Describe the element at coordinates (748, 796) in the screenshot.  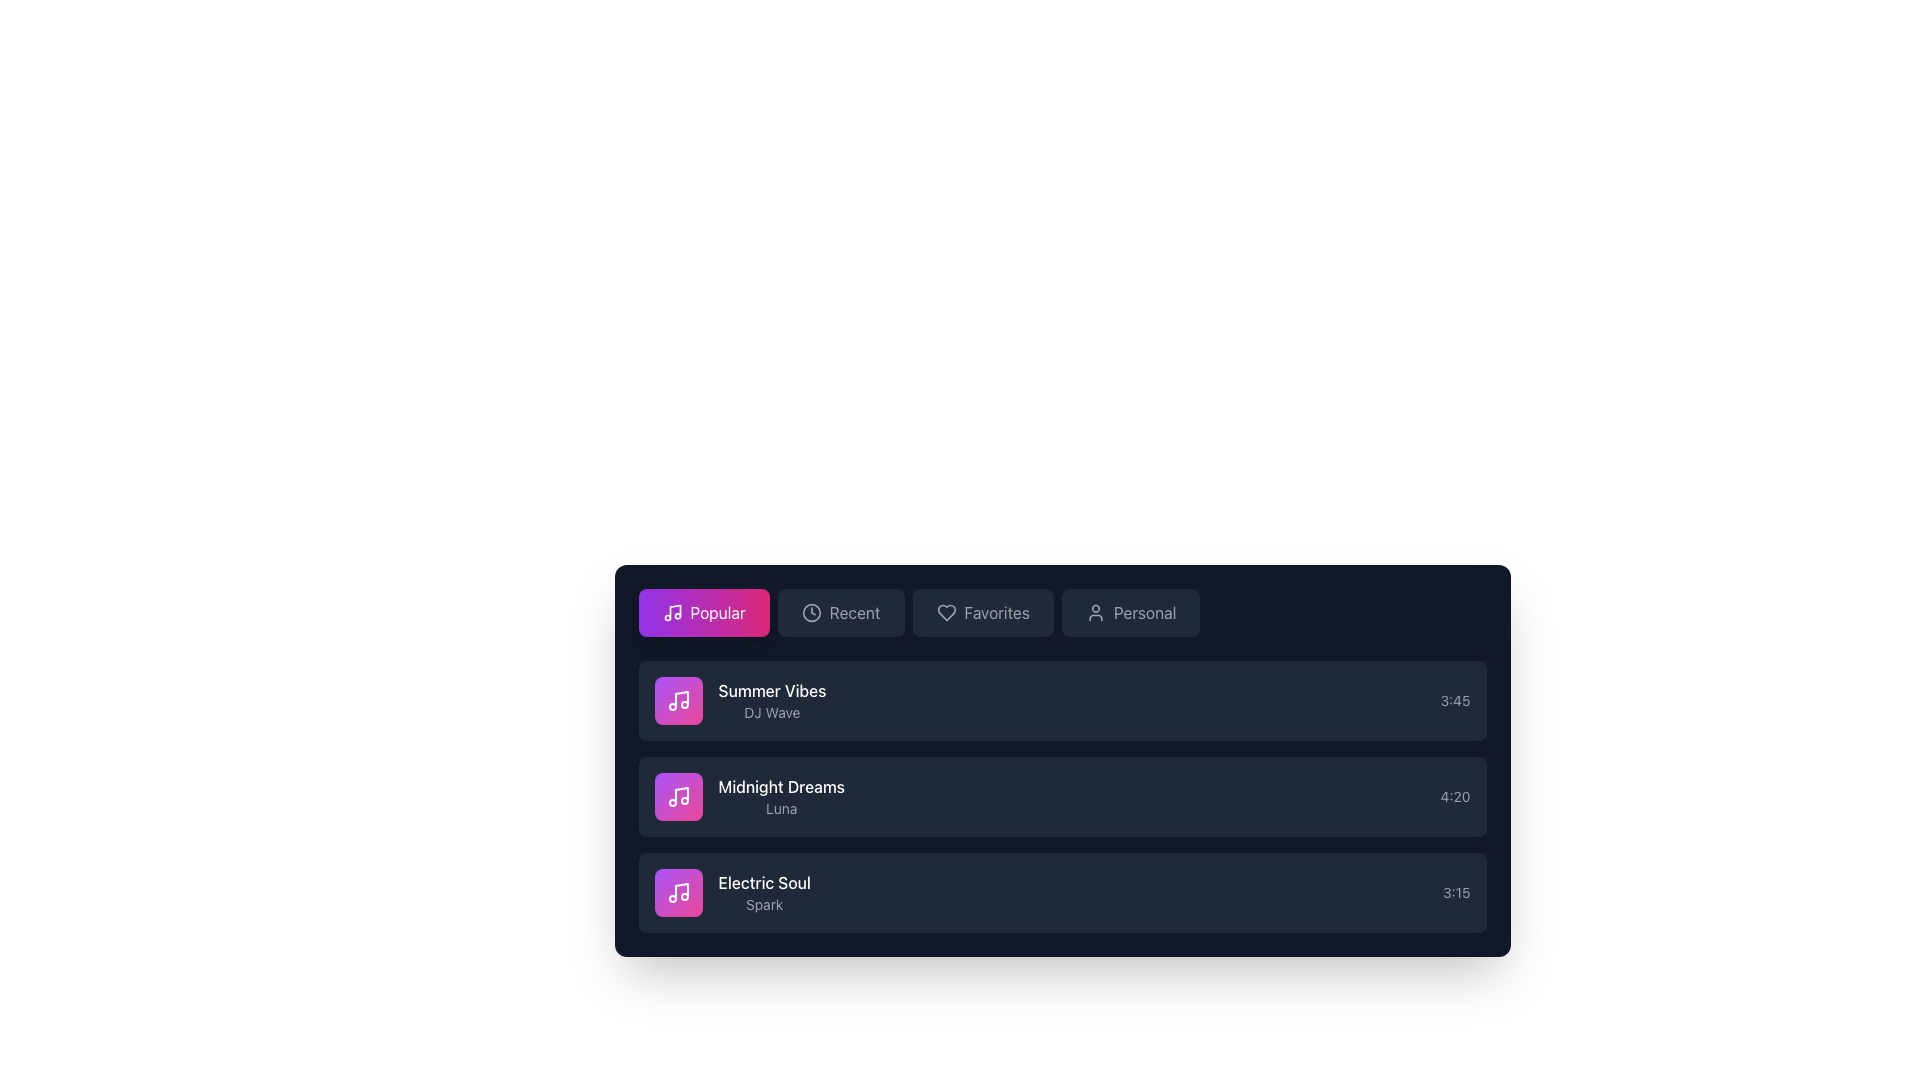
I see `the list entry for the music track 'Midnight Dreams' by 'Luna'` at that location.